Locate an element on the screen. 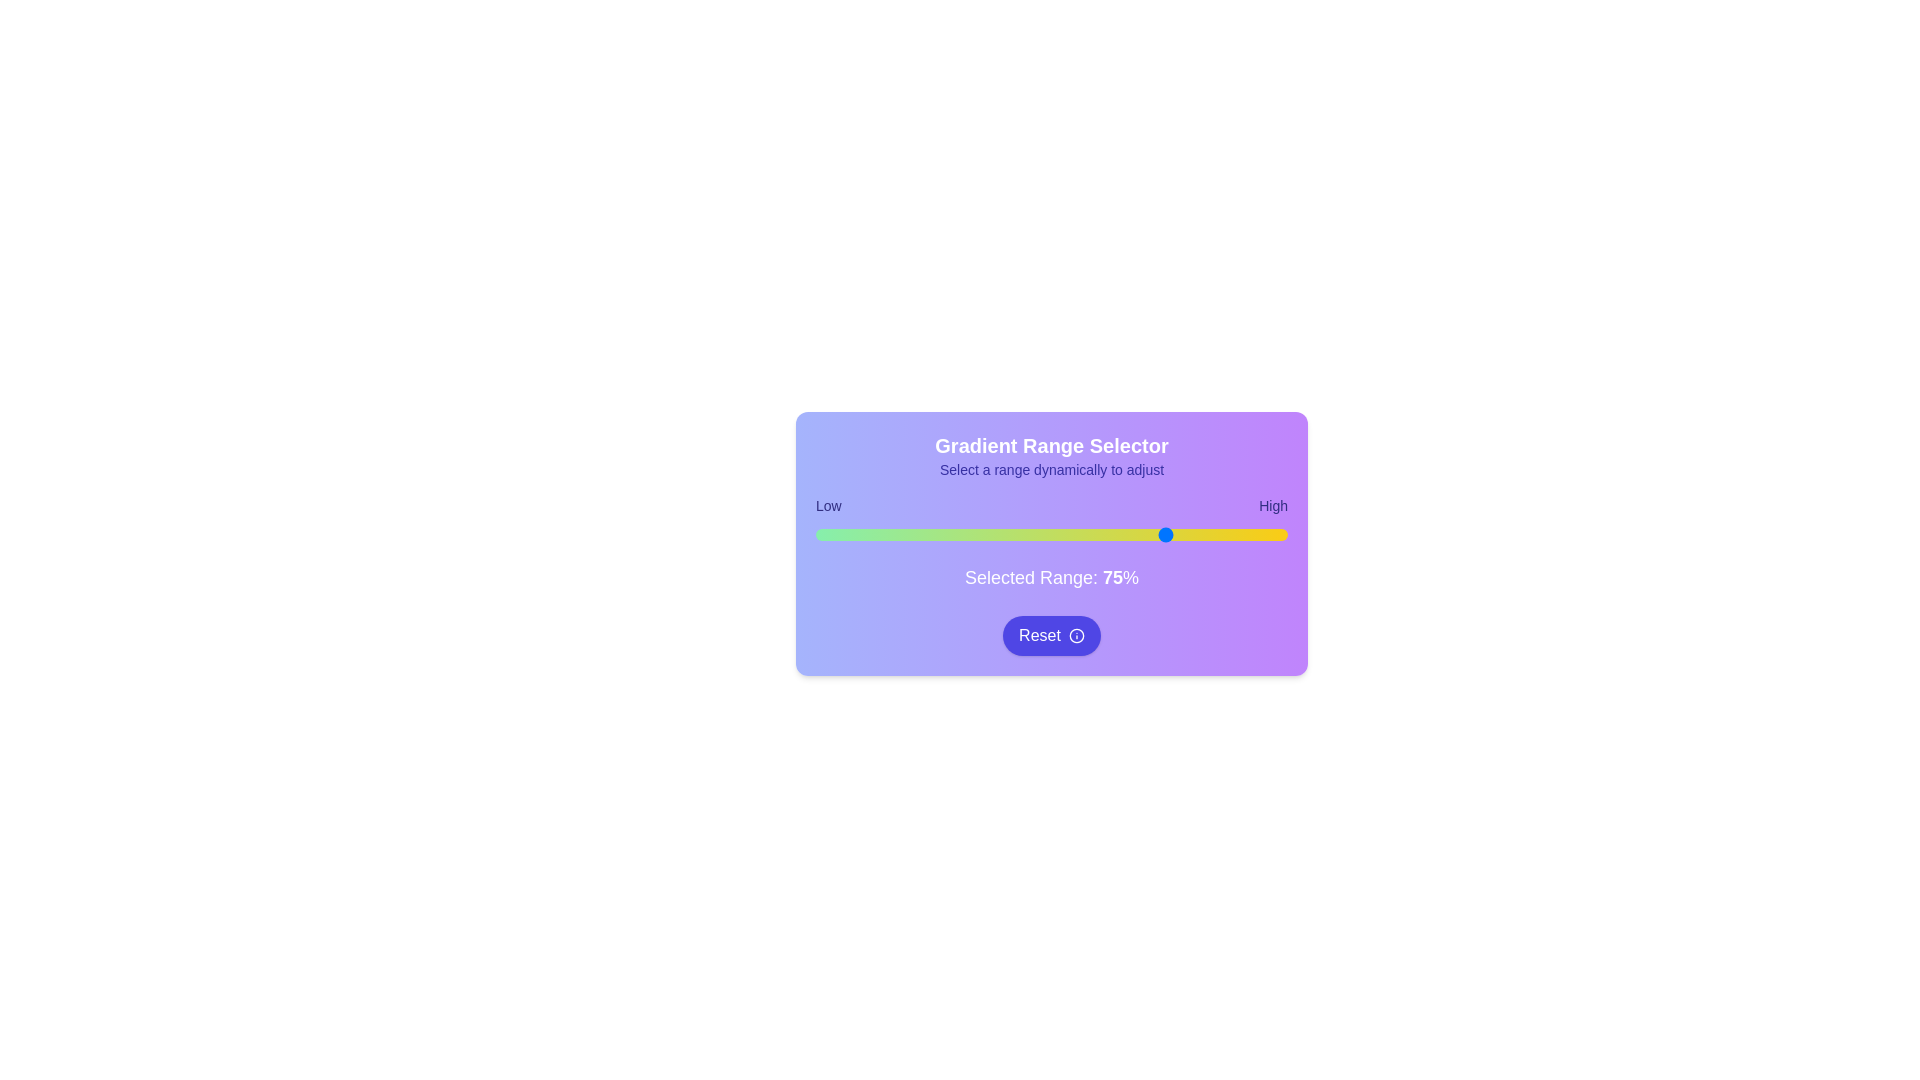 Image resolution: width=1920 pixels, height=1080 pixels. the range slider to 85% by dragging the slider knob is located at coordinates (1216, 534).